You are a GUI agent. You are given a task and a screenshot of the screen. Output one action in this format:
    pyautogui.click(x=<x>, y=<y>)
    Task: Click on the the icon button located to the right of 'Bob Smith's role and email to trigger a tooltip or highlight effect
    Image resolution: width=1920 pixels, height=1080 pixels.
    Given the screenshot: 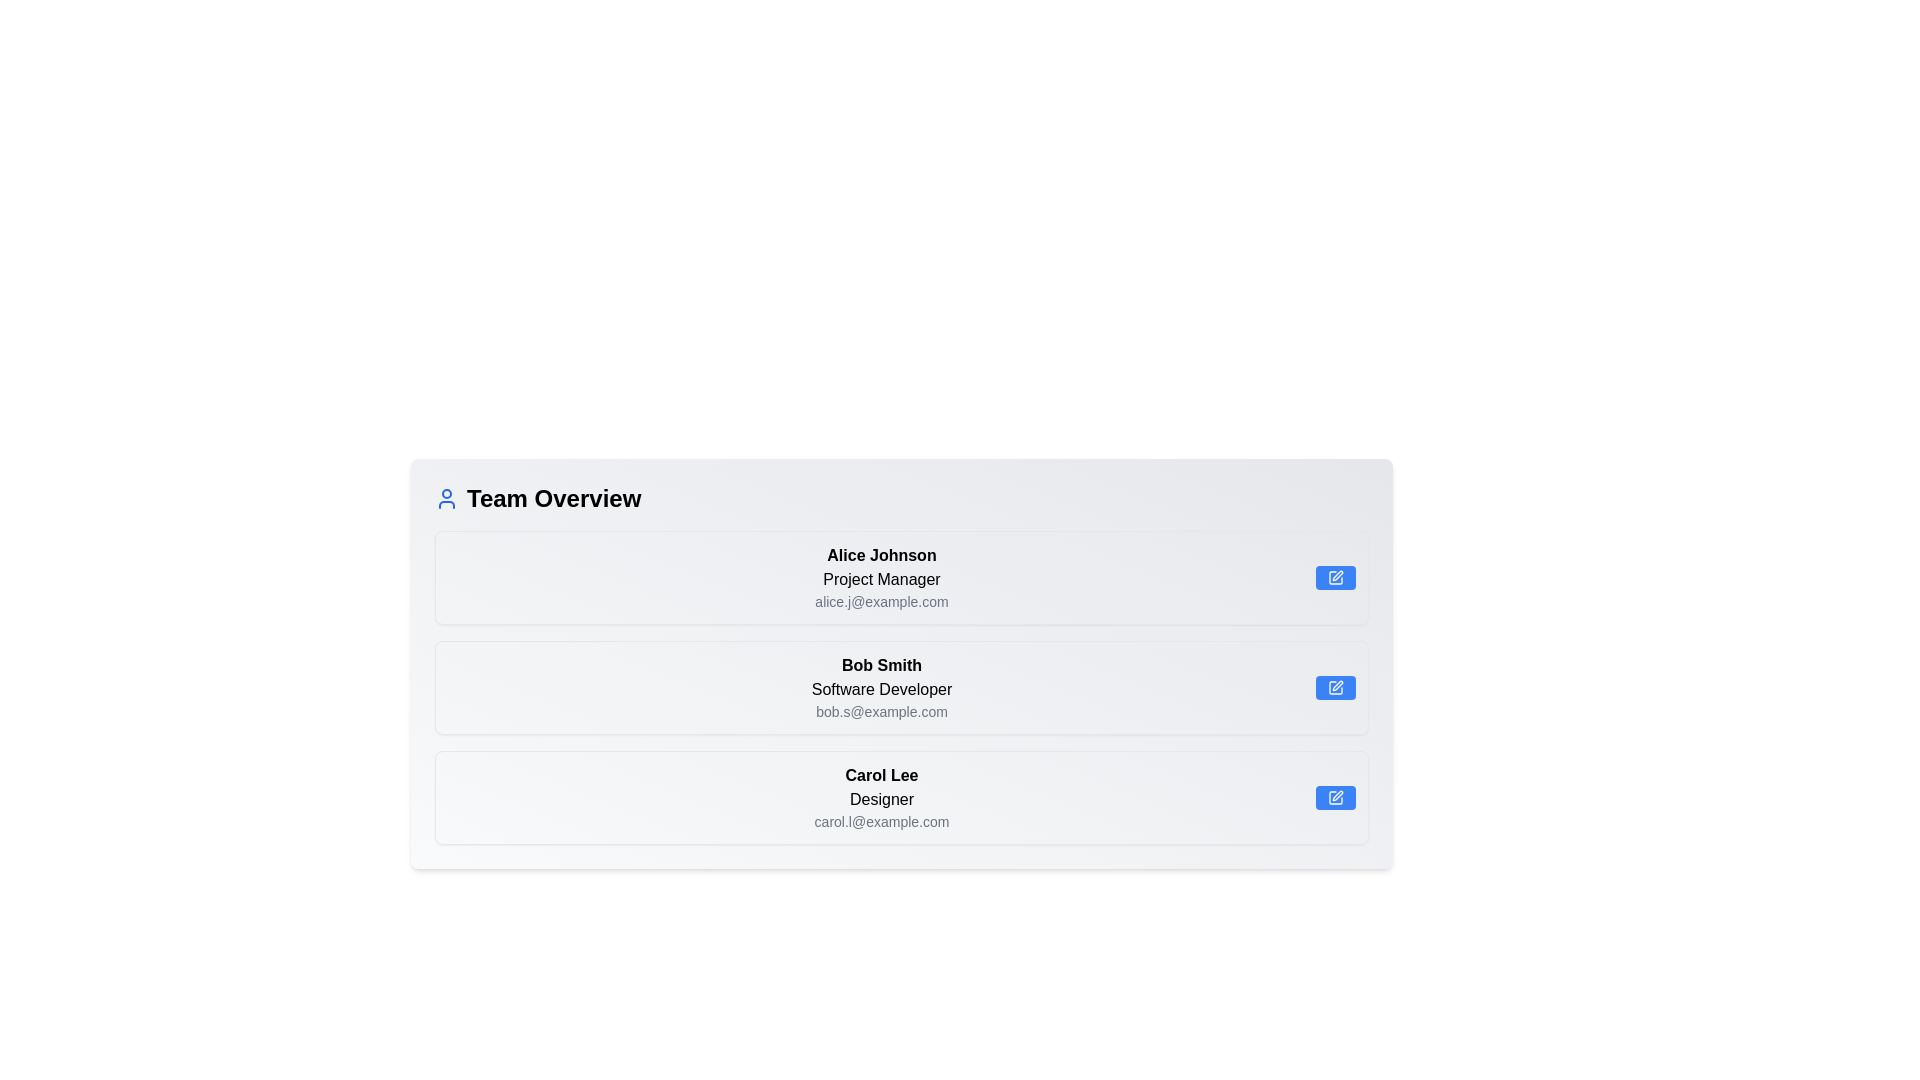 What is the action you would take?
    pyautogui.click(x=1338, y=685)
    